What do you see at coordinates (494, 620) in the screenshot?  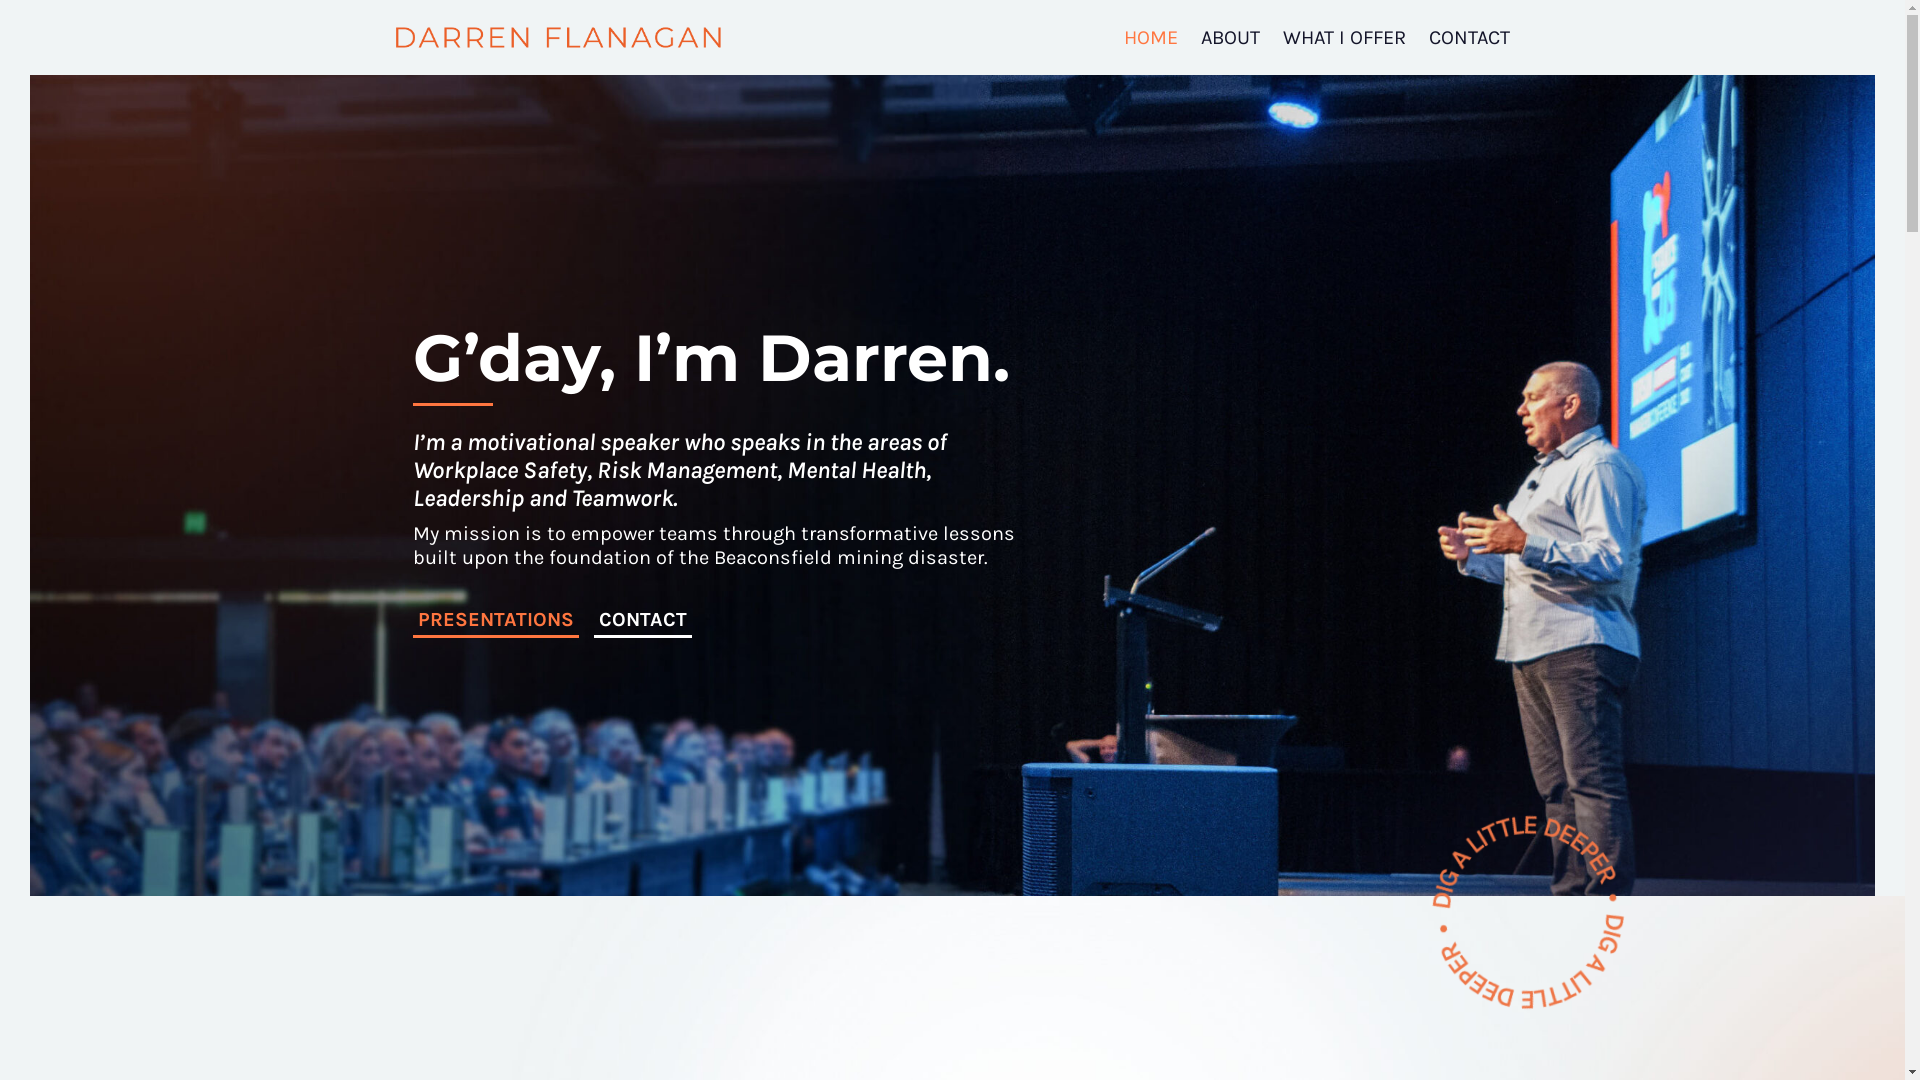 I see `'PRESENTATIONS'` at bounding box center [494, 620].